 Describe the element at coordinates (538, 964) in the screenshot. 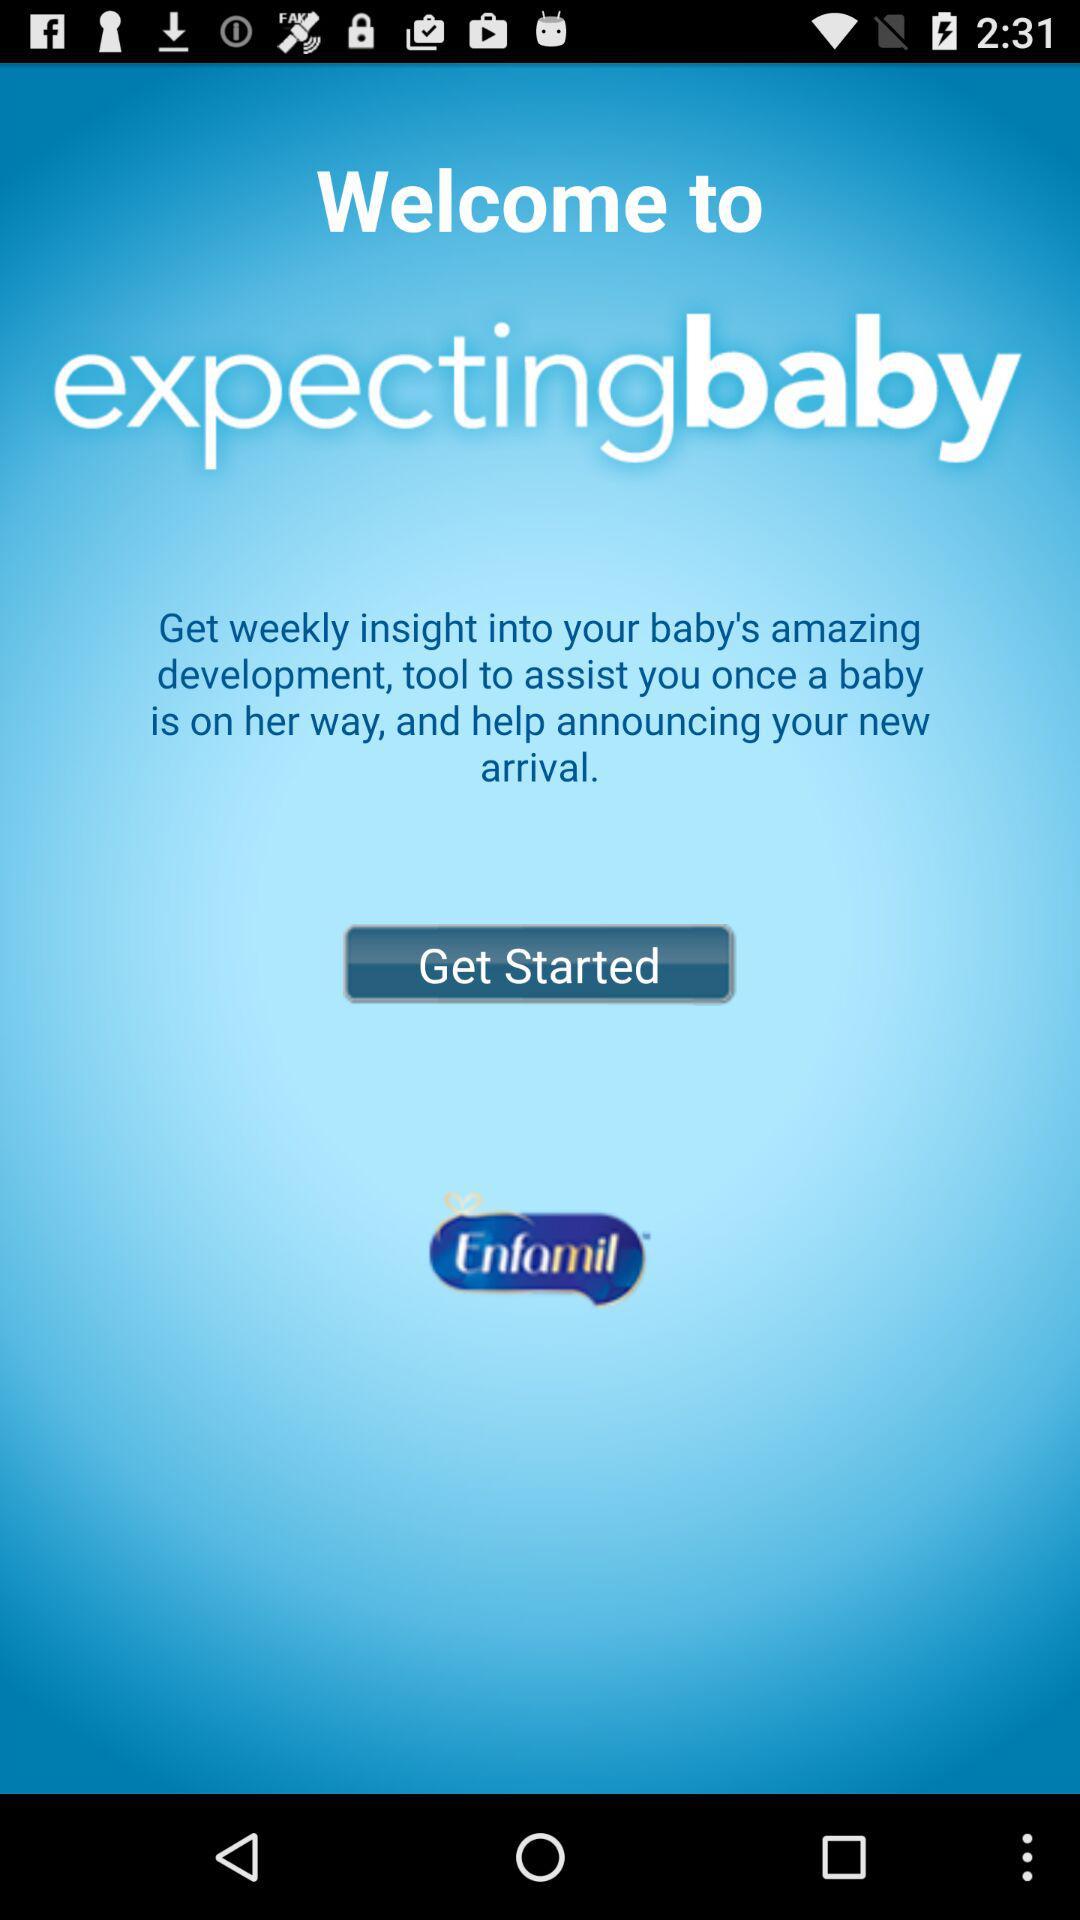

I see `item below get weekly insight icon` at that location.